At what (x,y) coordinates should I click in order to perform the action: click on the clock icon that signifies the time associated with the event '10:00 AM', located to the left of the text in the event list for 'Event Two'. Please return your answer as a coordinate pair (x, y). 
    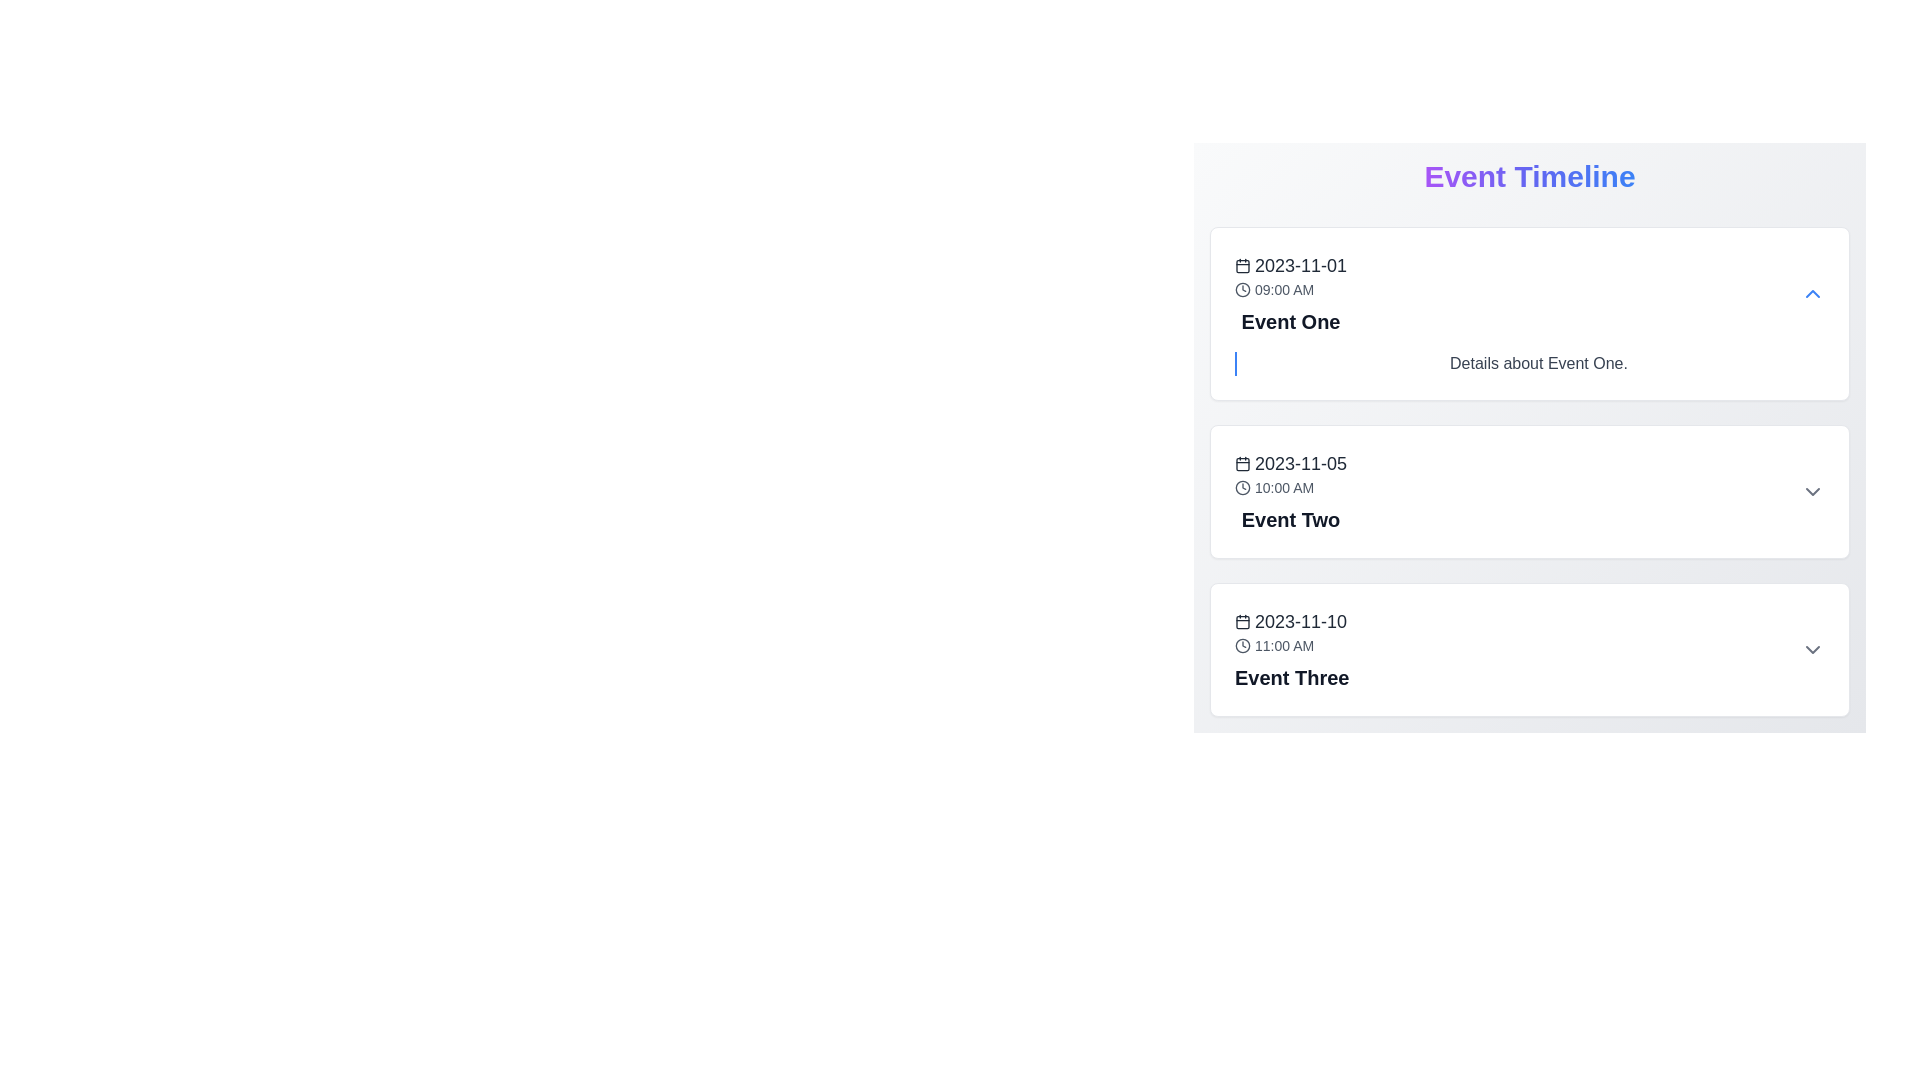
    Looking at the image, I should click on (1242, 488).